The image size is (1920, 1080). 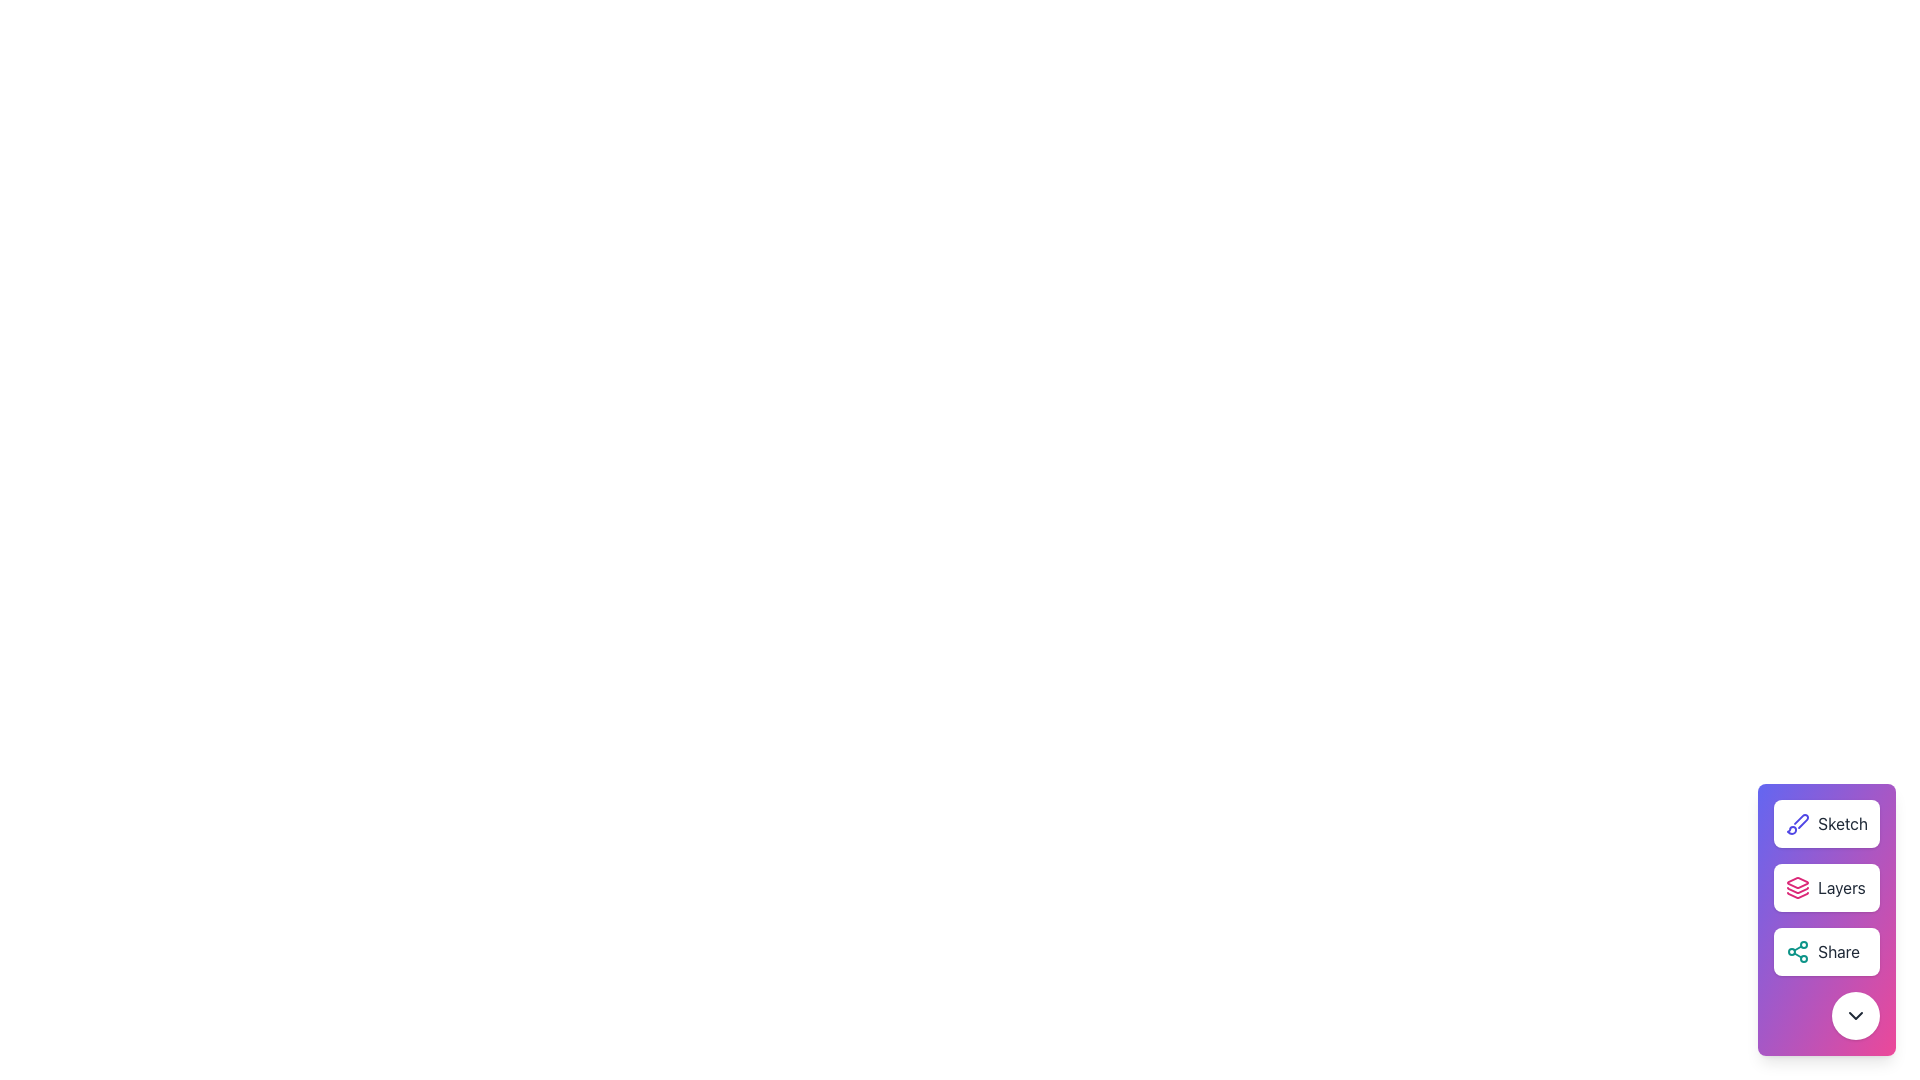 I want to click on the brush icon labeled 'Sketch', so click(x=1798, y=824).